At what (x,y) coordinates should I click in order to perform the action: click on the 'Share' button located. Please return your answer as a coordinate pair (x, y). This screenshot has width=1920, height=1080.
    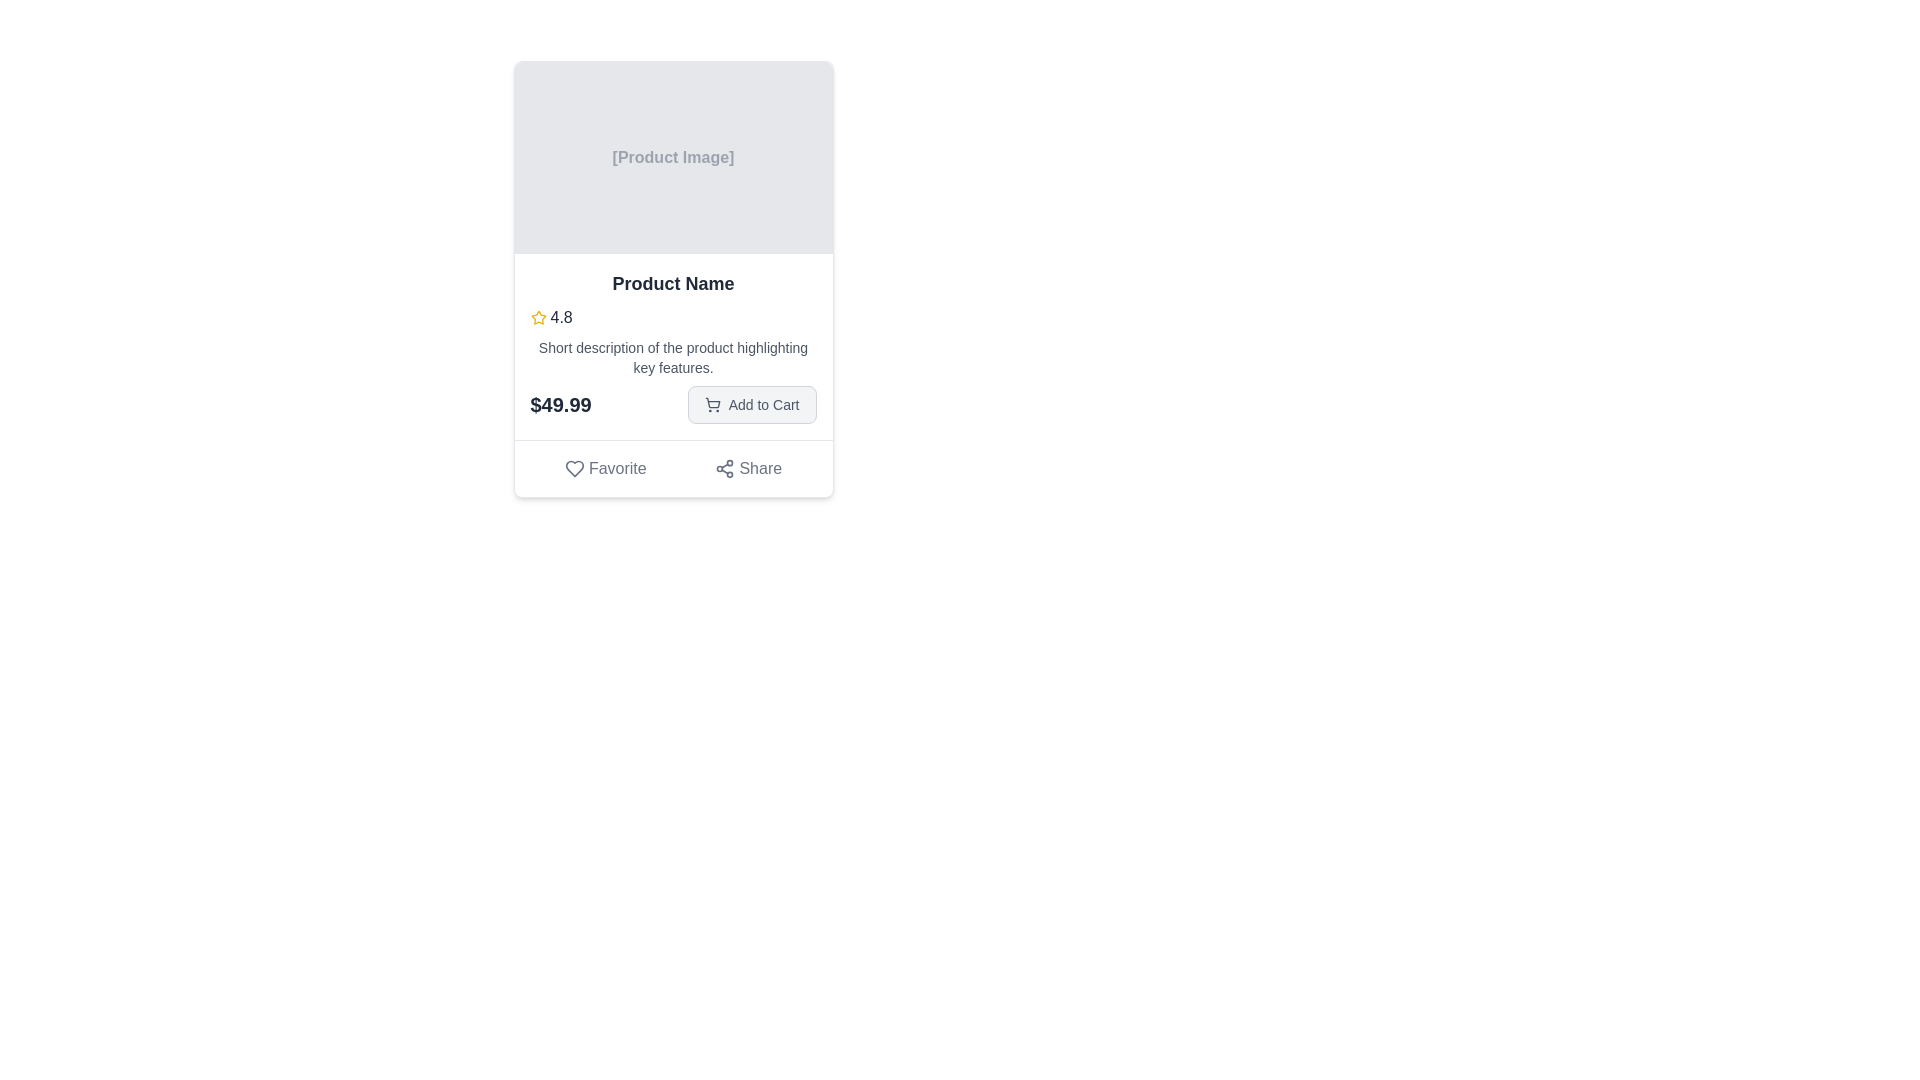
    Looking at the image, I should click on (747, 469).